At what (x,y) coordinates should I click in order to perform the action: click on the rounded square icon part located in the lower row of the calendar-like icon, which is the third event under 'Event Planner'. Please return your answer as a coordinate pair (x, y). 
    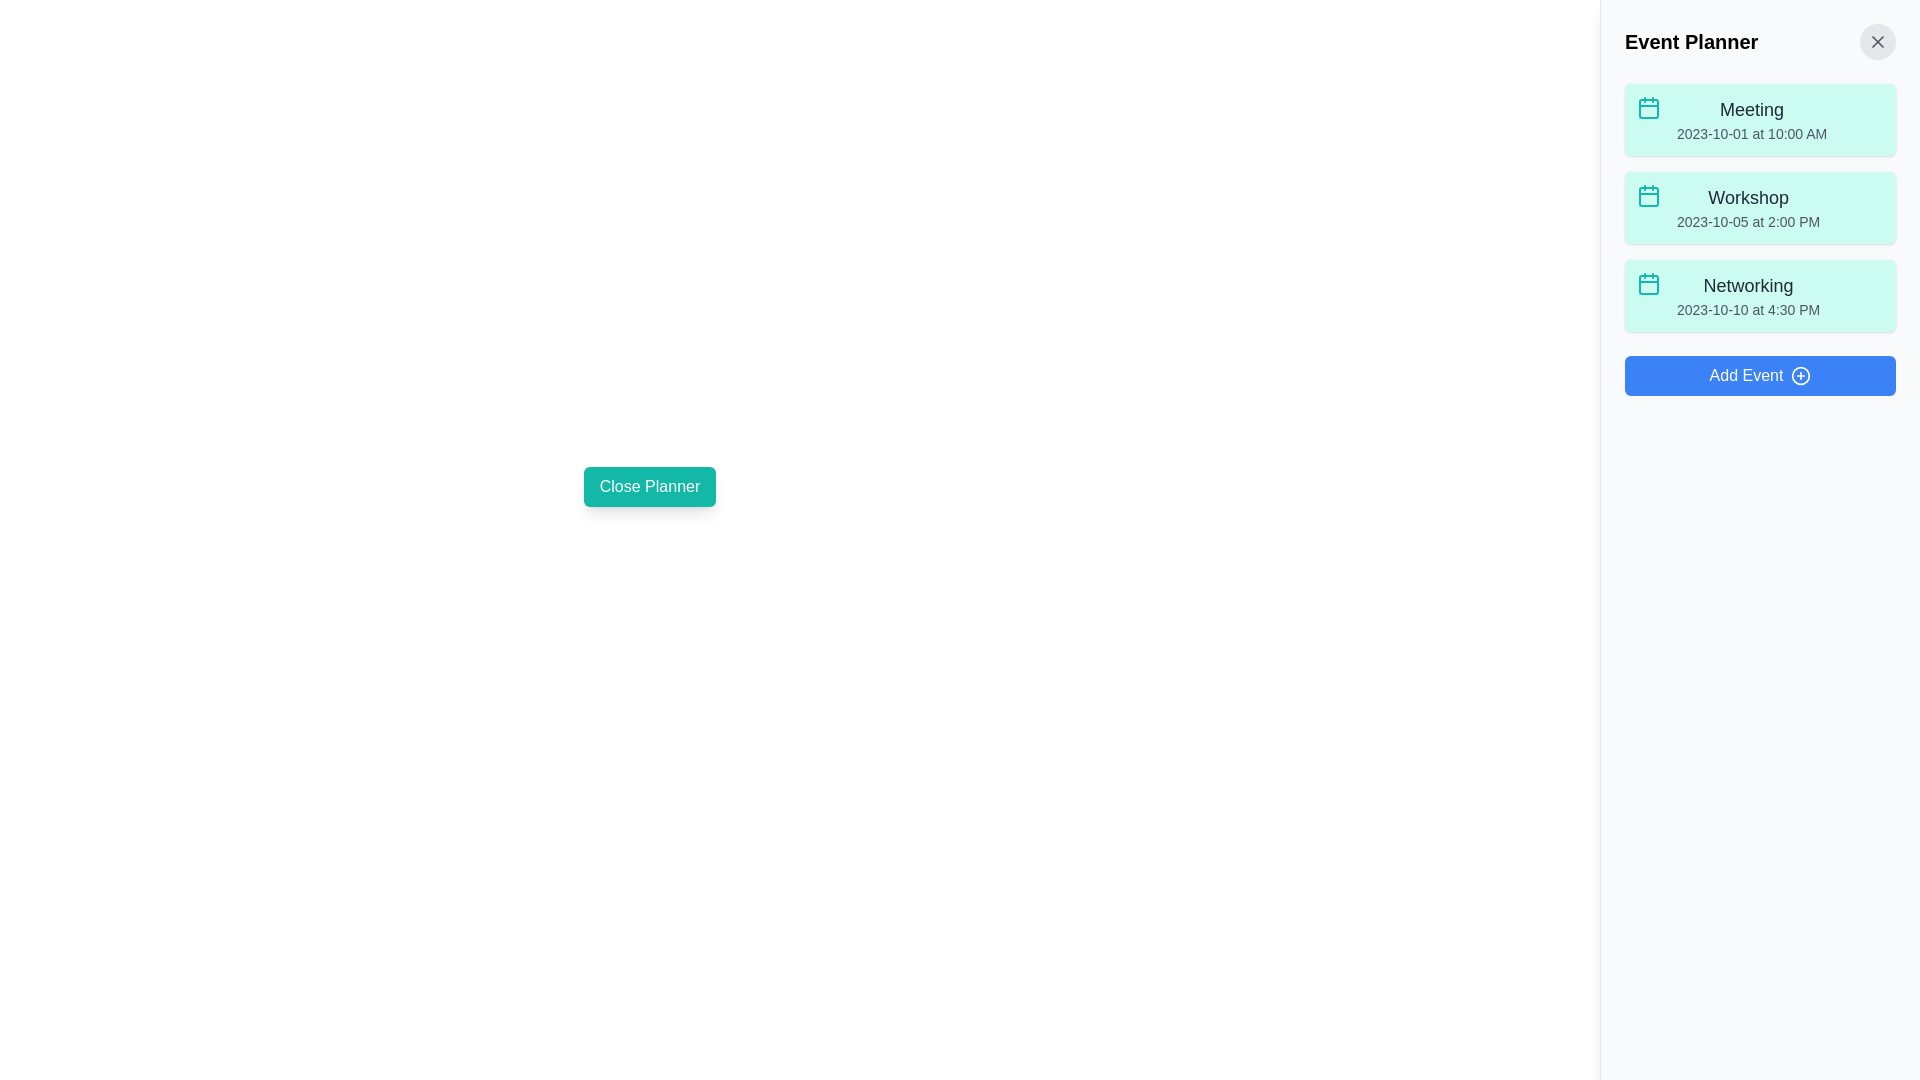
    Looking at the image, I should click on (1649, 285).